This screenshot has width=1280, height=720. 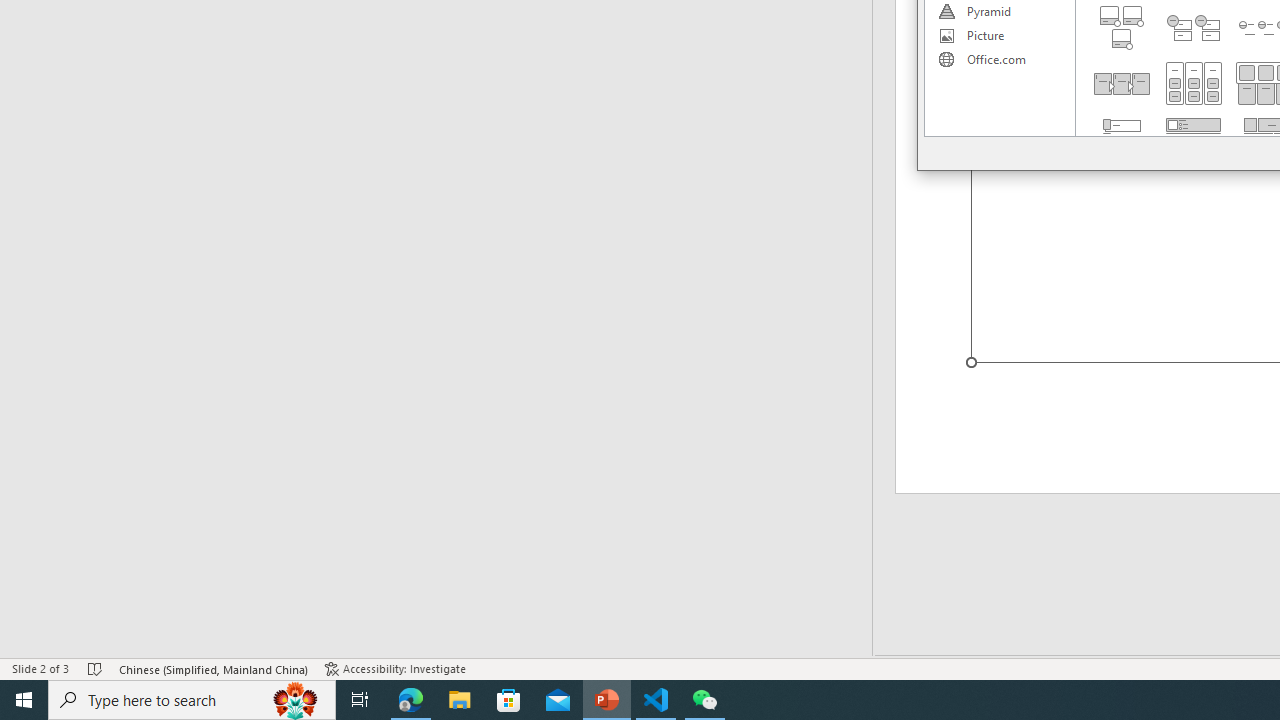 I want to click on 'Type here to search', so click(x=192, y=698).